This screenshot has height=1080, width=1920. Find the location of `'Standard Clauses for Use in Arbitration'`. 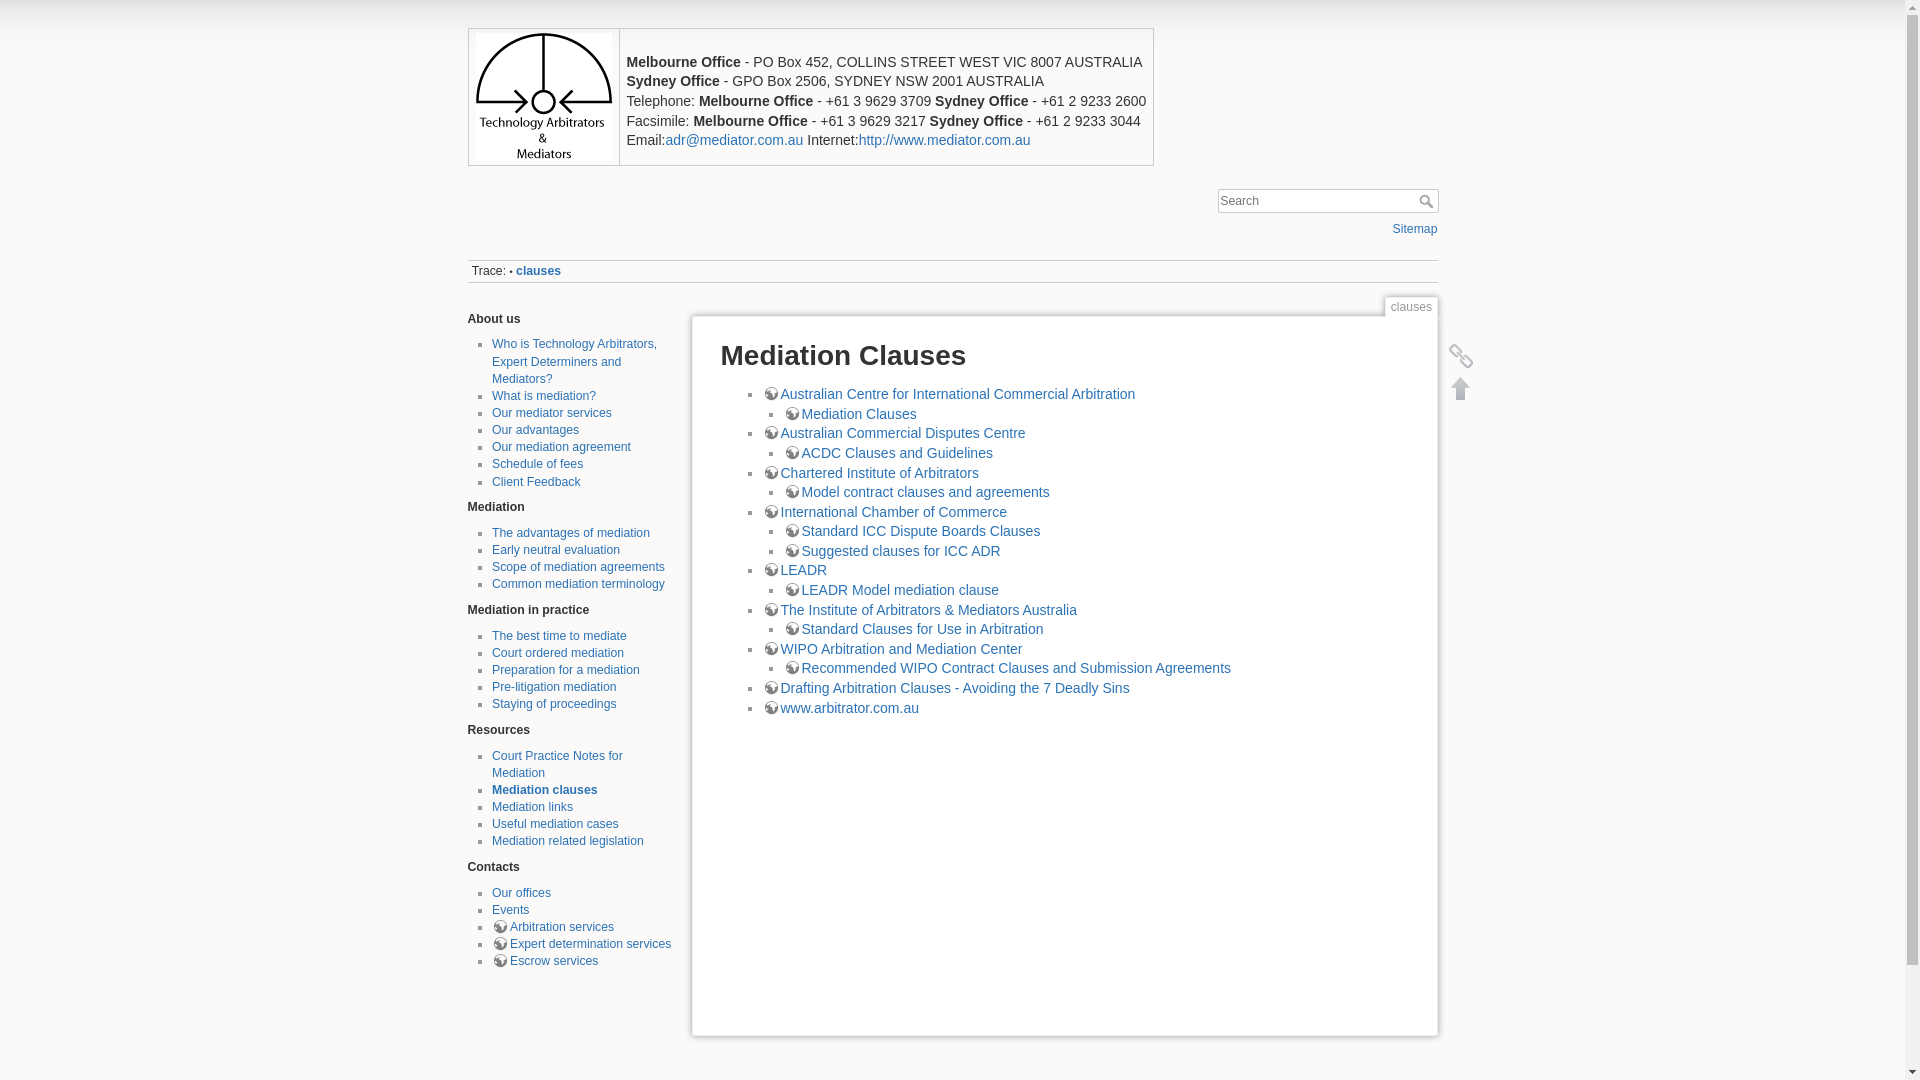

'Standard Clauses for Use in Arbitration' is located at coordinates (912, 627).